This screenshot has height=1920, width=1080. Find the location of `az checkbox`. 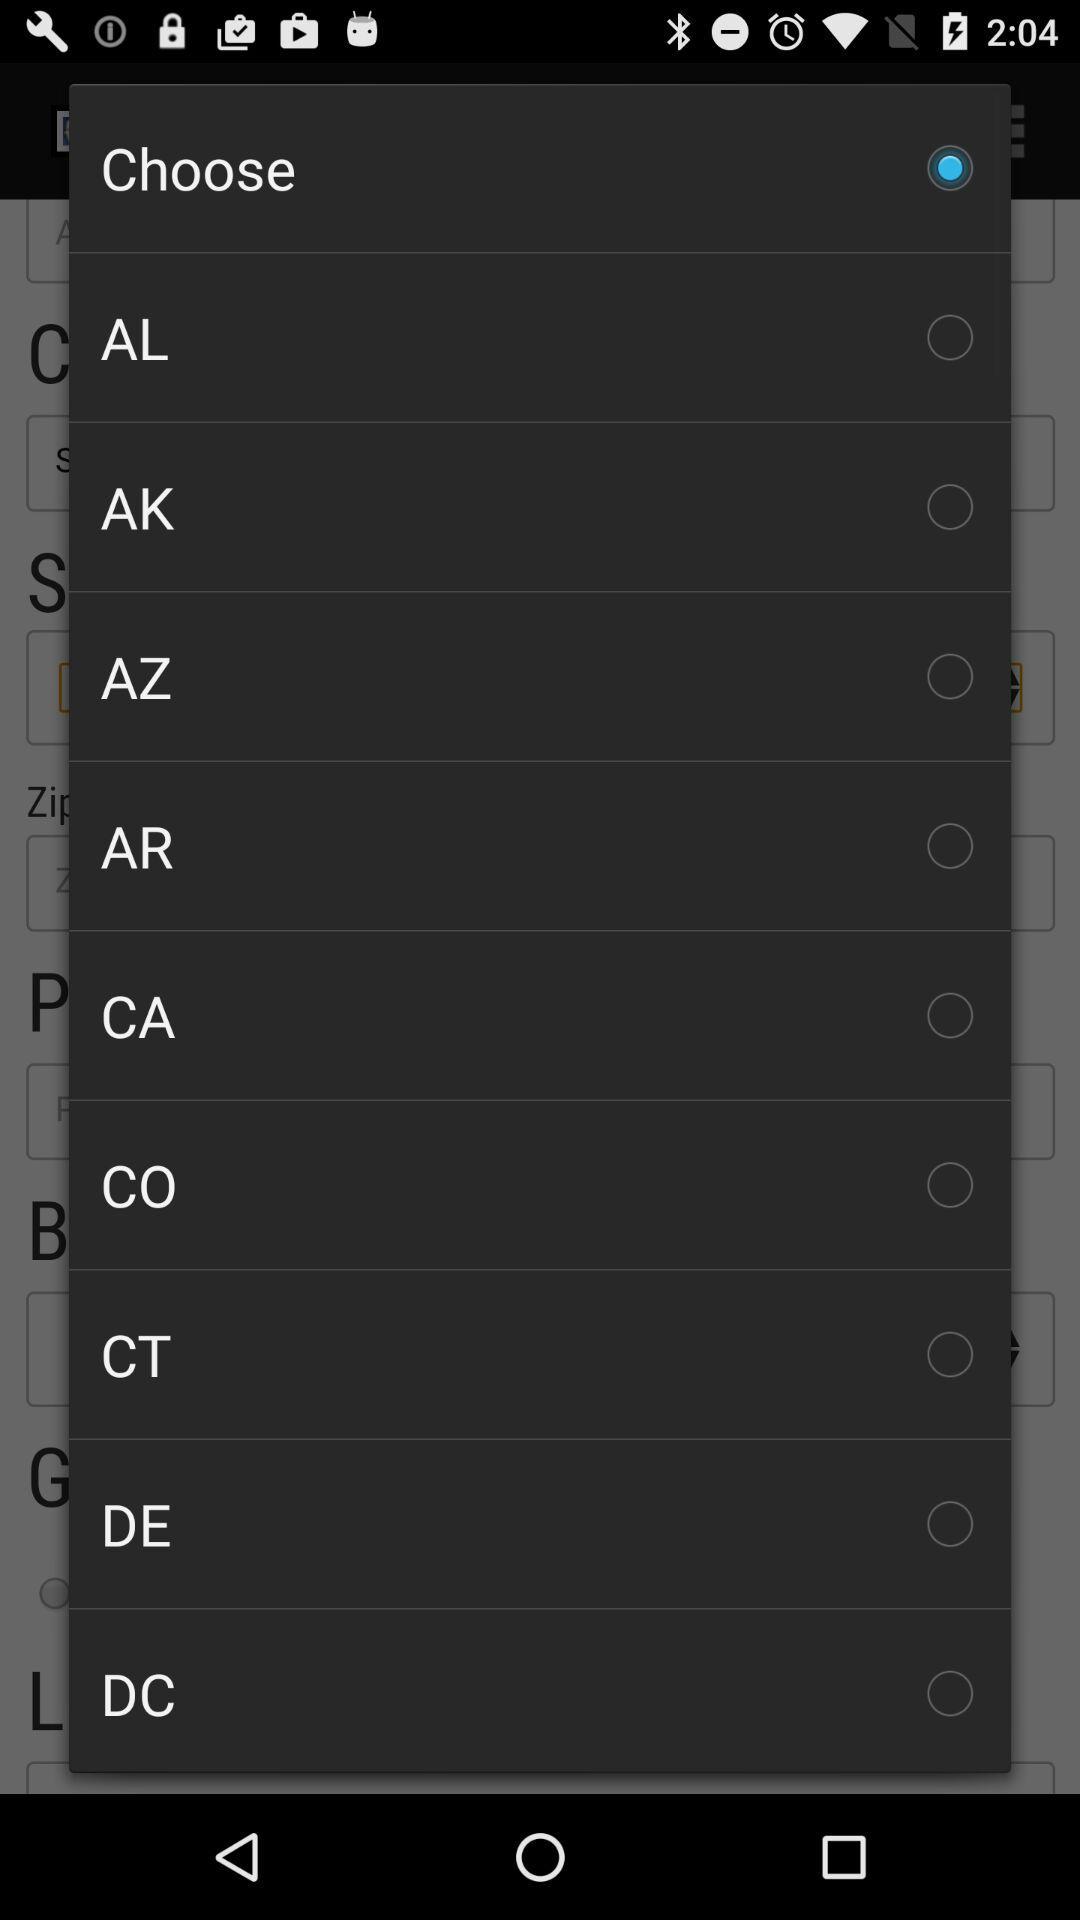

az checkbox is located at coordinates (540, 676).